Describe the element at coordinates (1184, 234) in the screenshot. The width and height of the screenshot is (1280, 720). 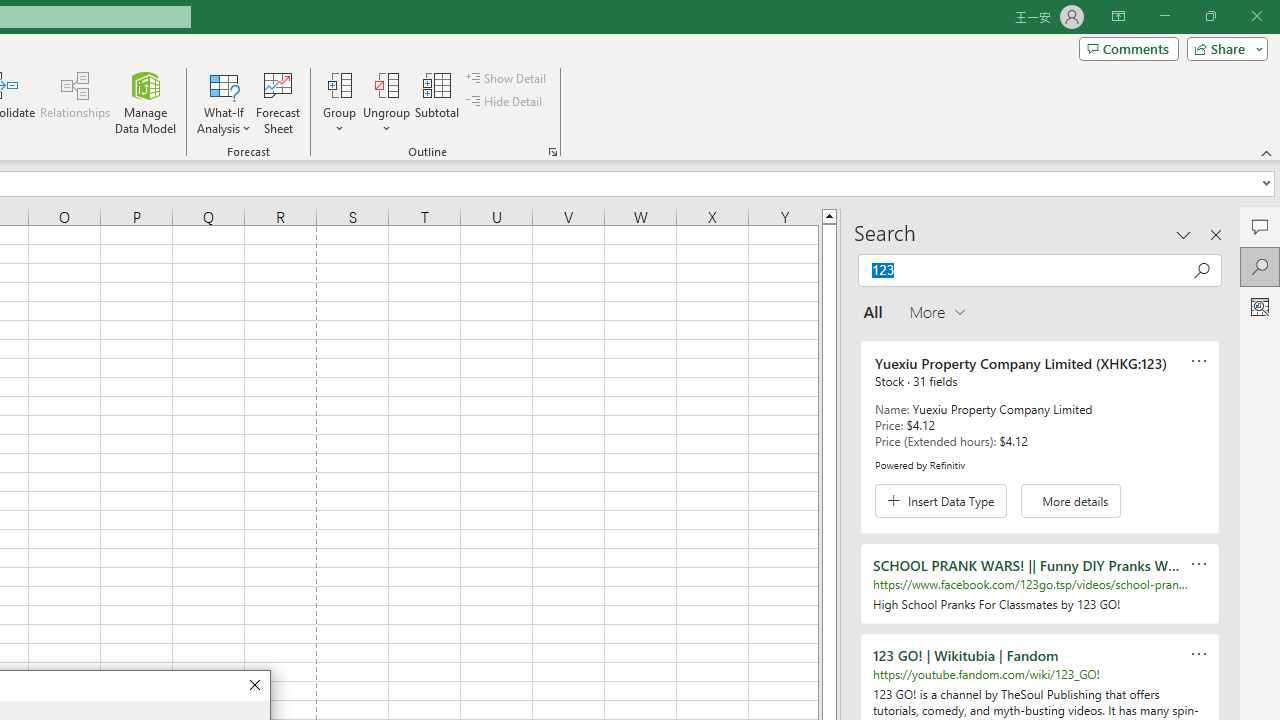
I see `'Task Pane Options'` at that location.